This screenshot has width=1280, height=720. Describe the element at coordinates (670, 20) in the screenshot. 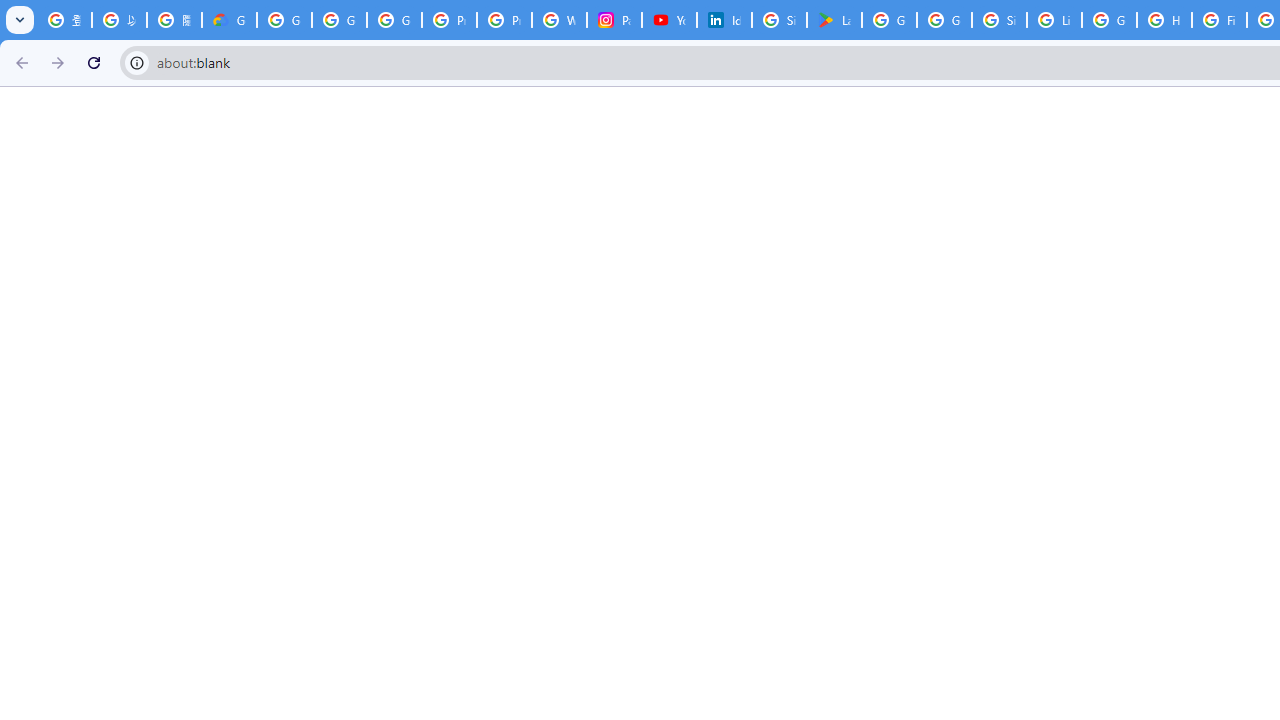

I see `'YouTube Culture & Trends - On The Rise: Handcam Videos'` at that location.